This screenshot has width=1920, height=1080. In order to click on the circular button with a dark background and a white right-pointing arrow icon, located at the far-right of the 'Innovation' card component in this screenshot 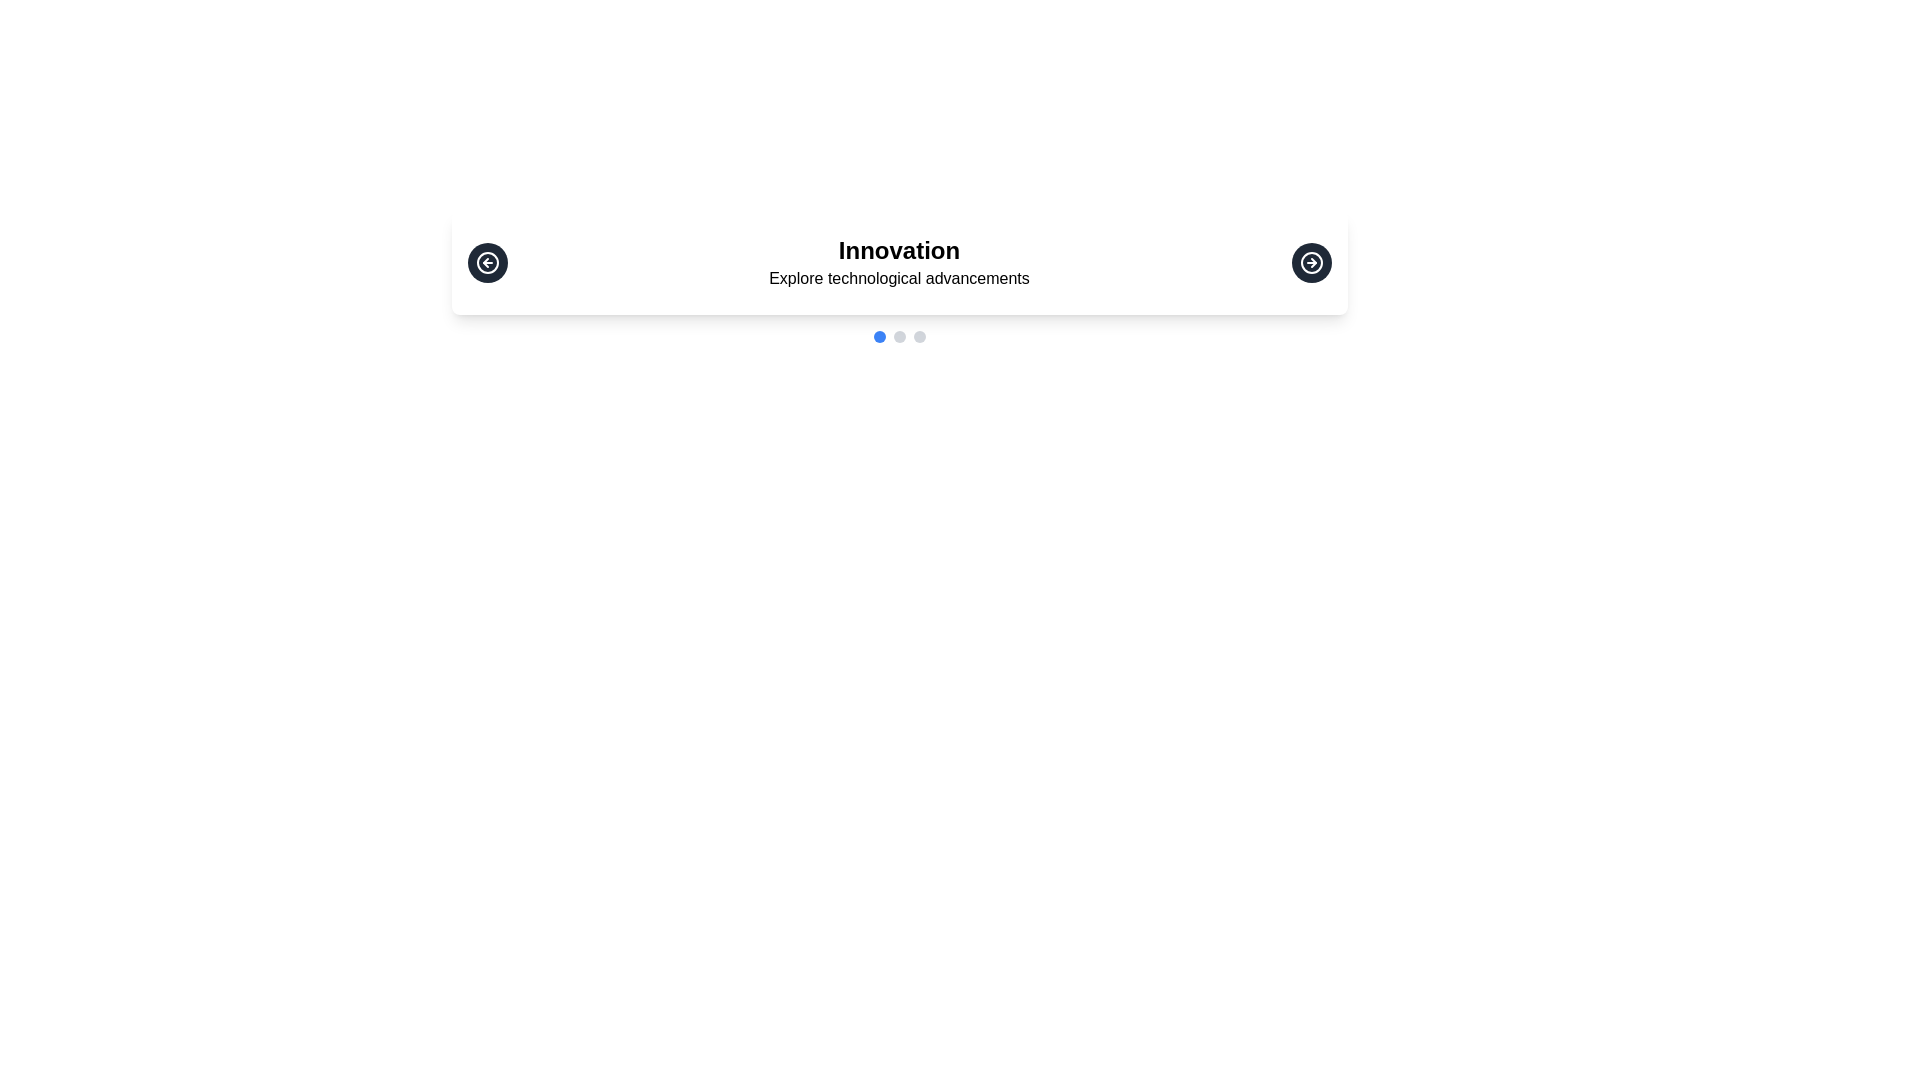, I will do `click(1311, 261)`.